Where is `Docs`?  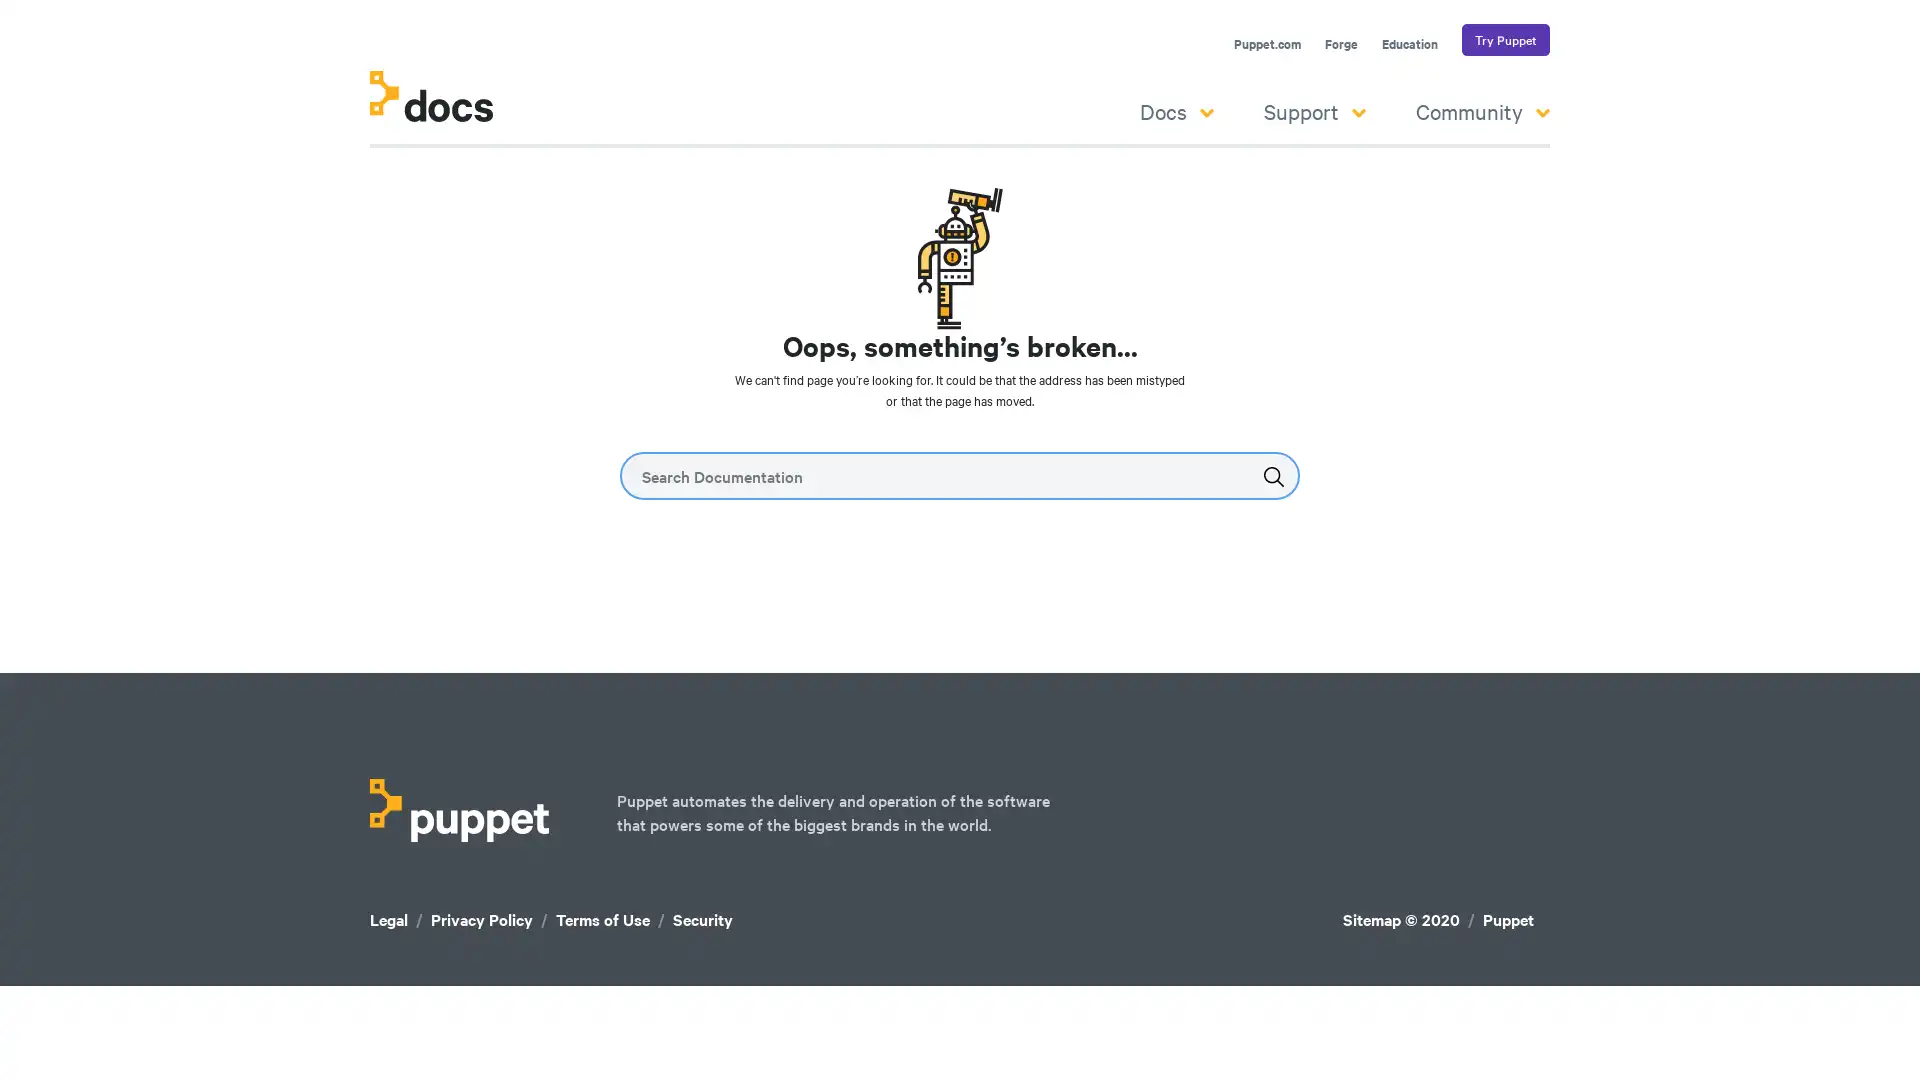
Docs is located at coordinates (1176, 121).